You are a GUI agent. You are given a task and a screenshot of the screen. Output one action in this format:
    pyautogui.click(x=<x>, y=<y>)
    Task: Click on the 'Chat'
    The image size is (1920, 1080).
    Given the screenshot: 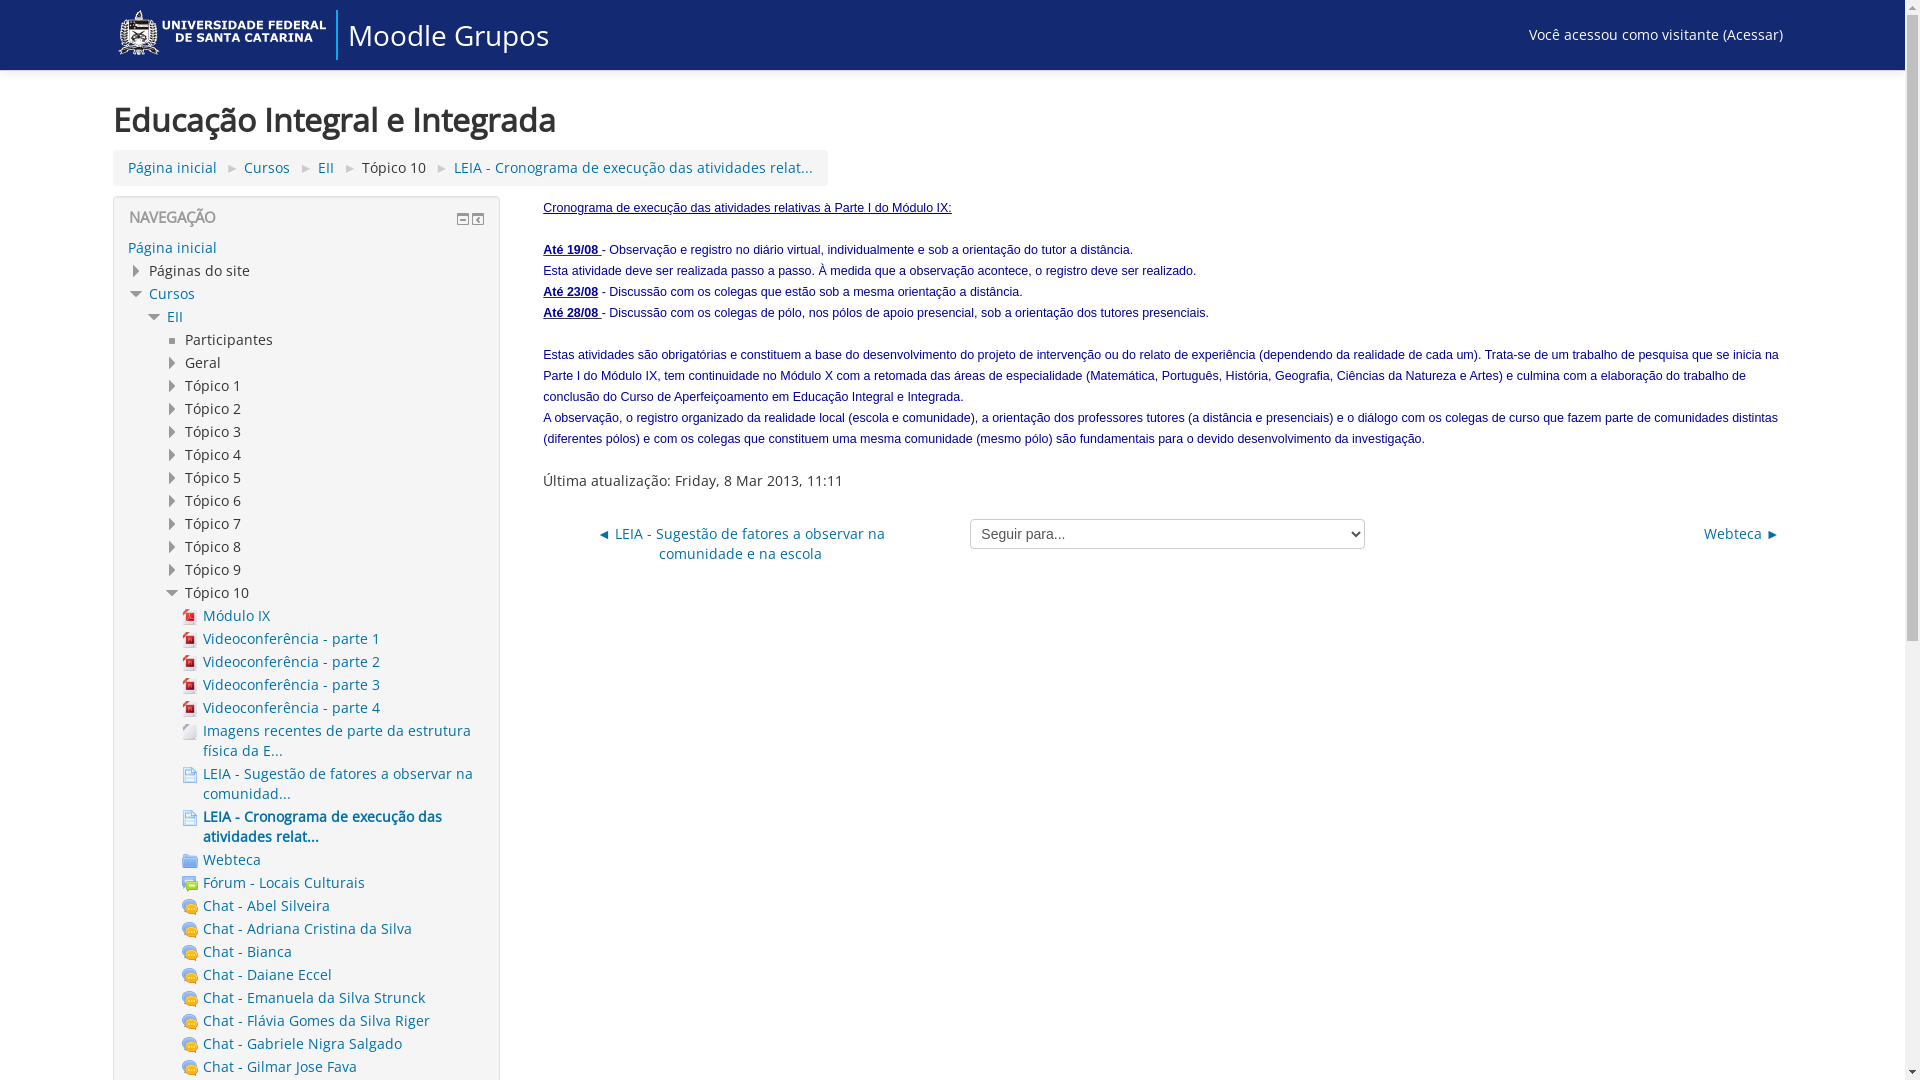 What is the action you would take?
    pyautogui.click(x=190, y=906)
    